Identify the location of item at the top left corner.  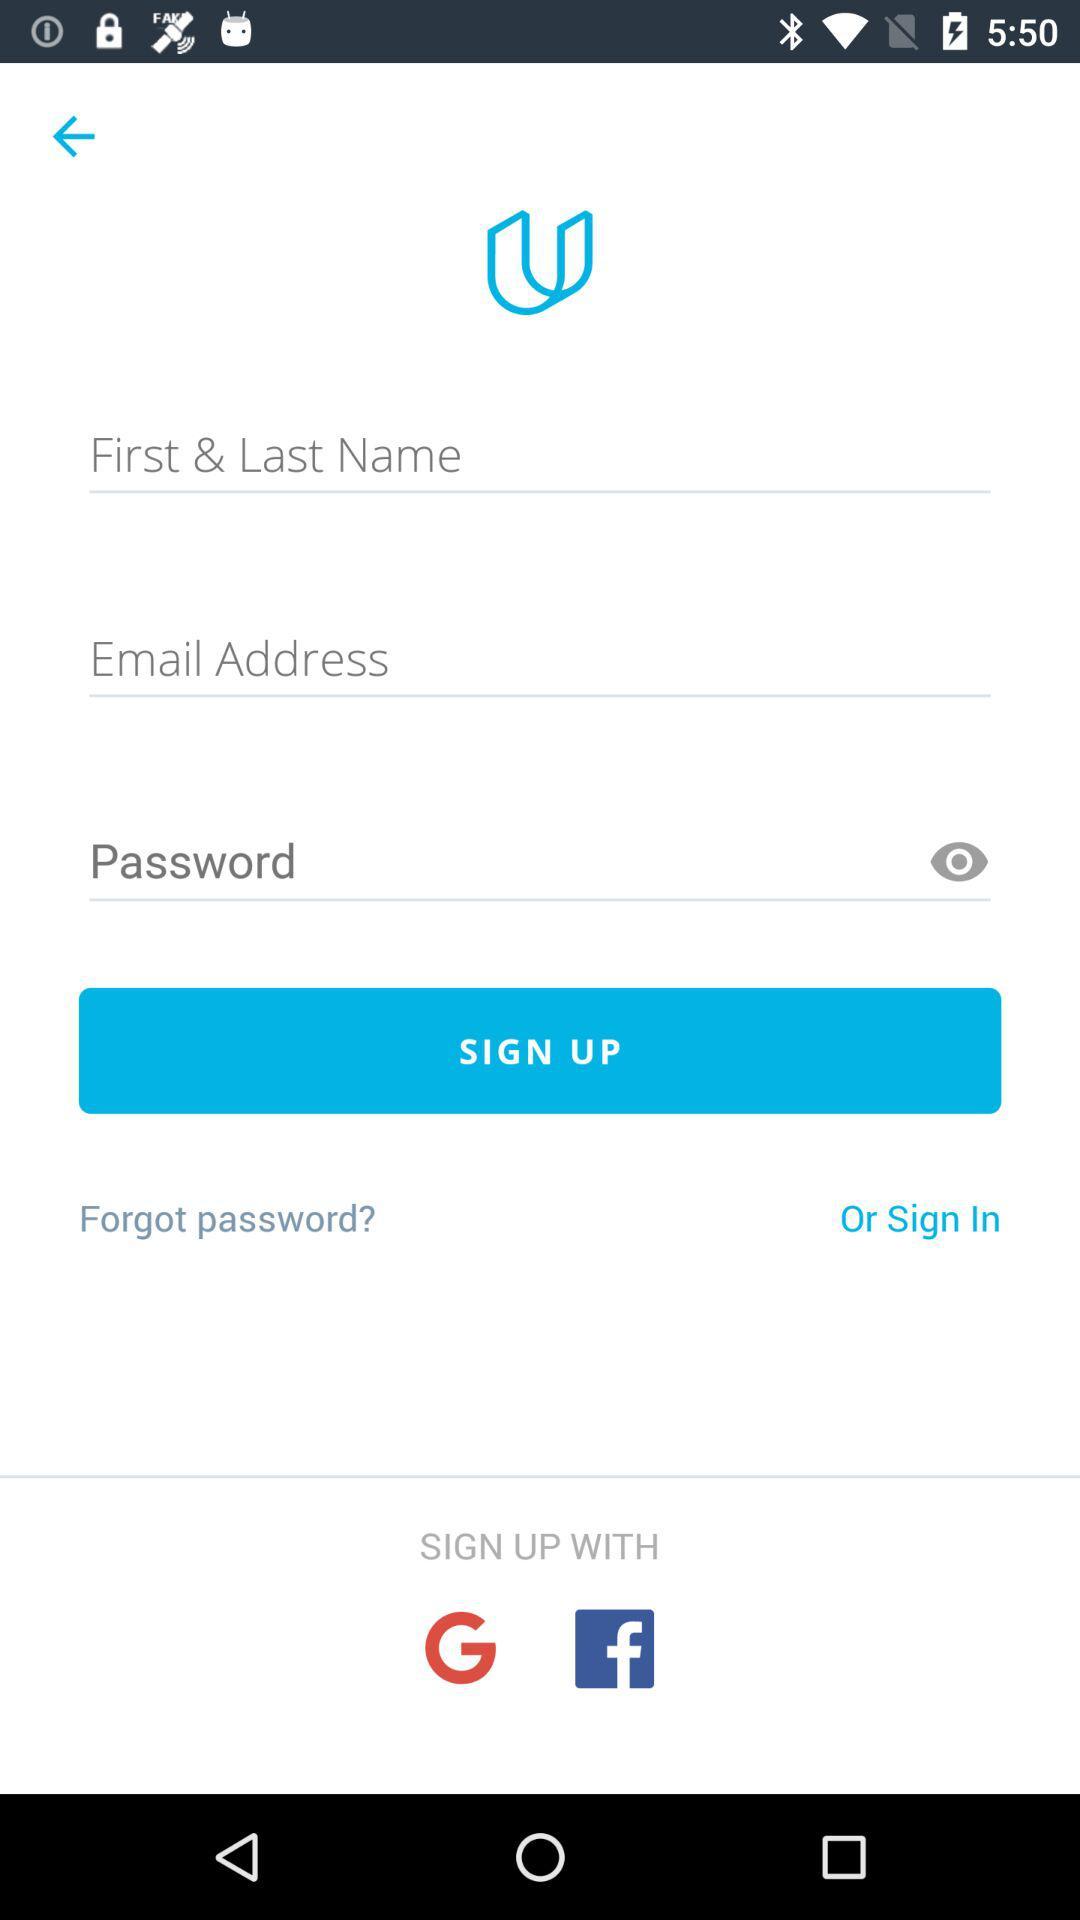
(72, 135).